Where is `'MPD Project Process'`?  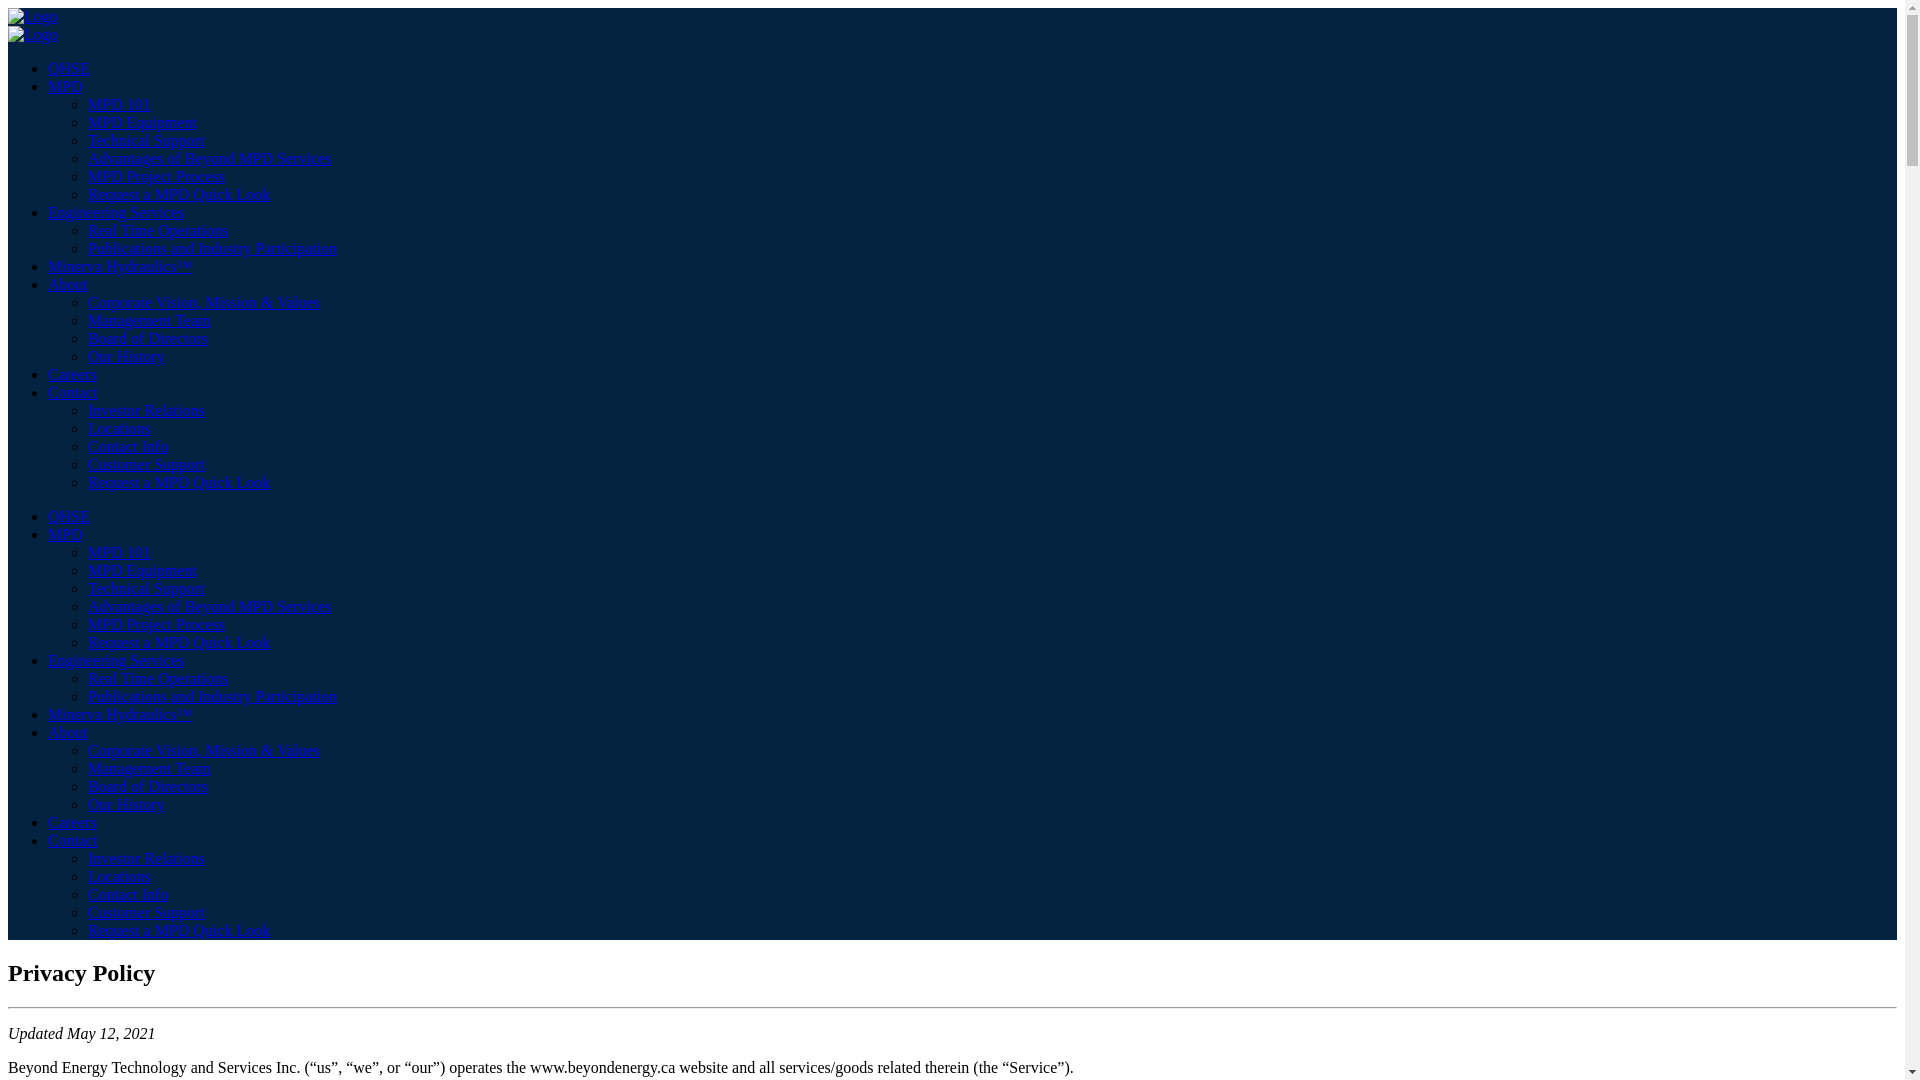
'MPD Project Process' is located at coordinates (155, 175).